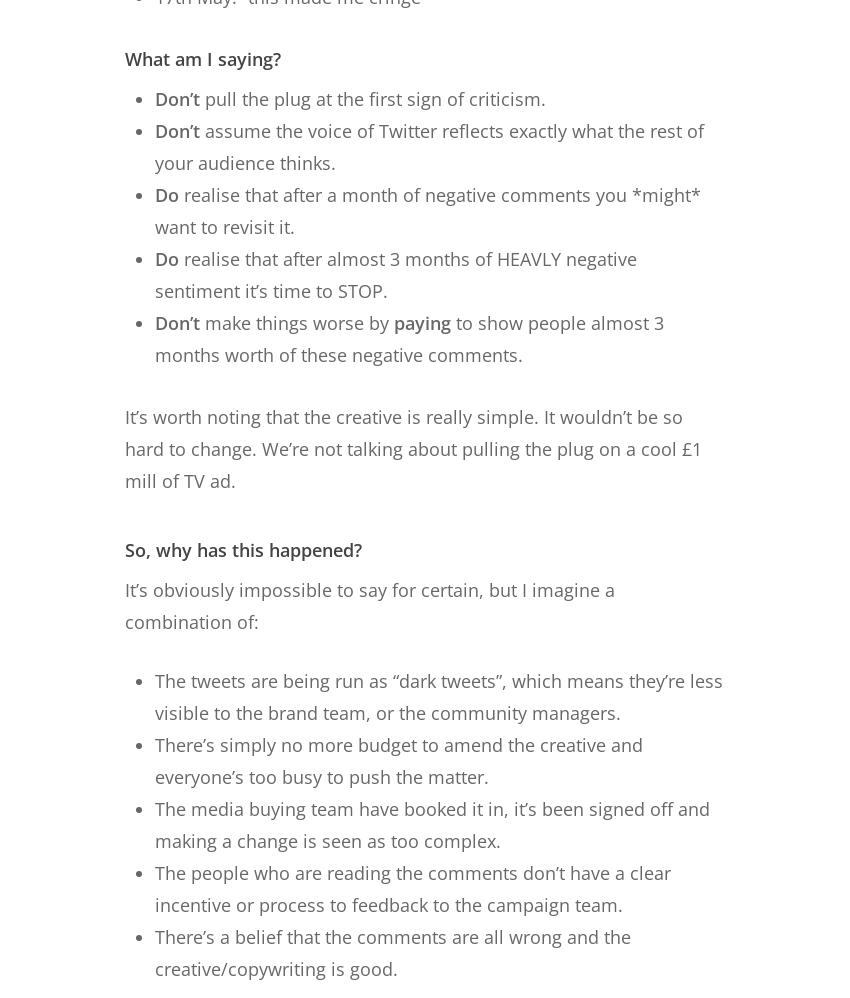  Describe the element at coordinates (124, 548) in the screenshot. I see `'So, why has this happened?'` at that location.